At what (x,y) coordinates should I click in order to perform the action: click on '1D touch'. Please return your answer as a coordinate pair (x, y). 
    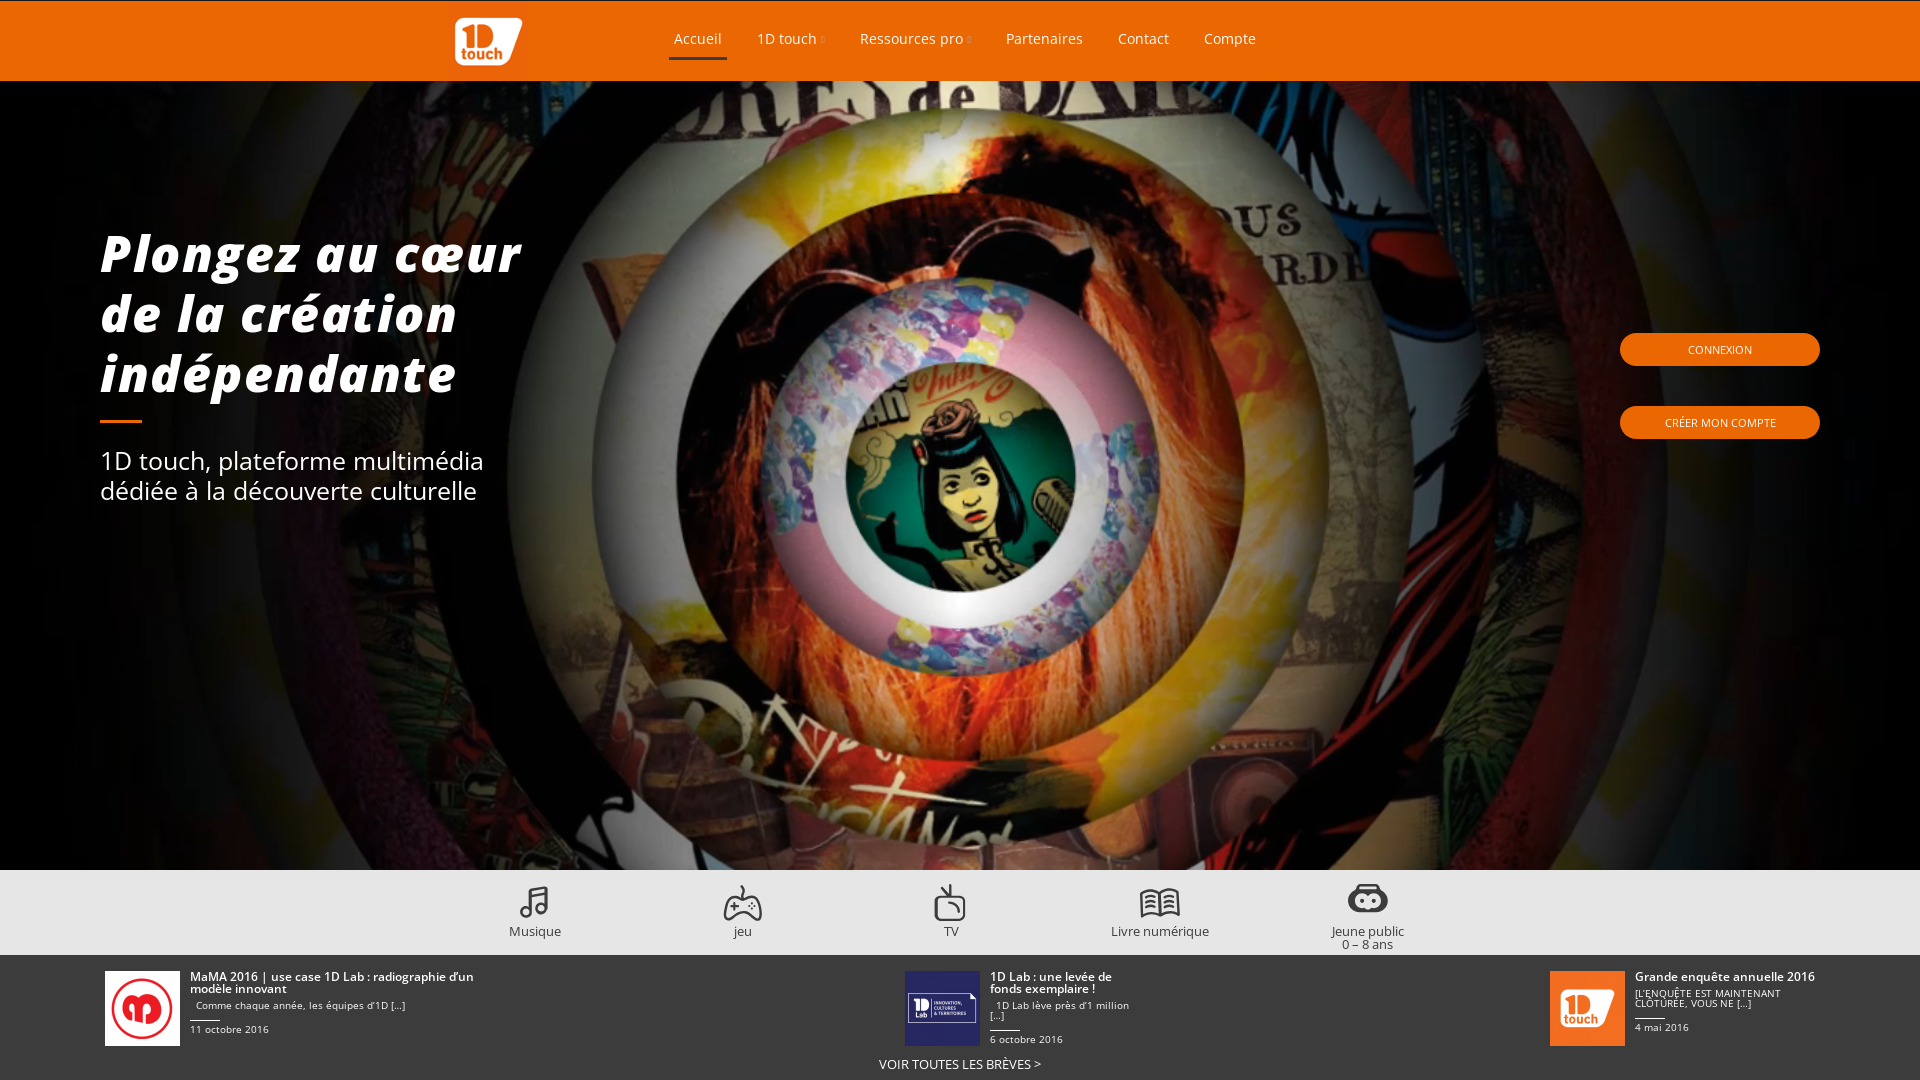
    Looking at the image, I should click on (751, 41).